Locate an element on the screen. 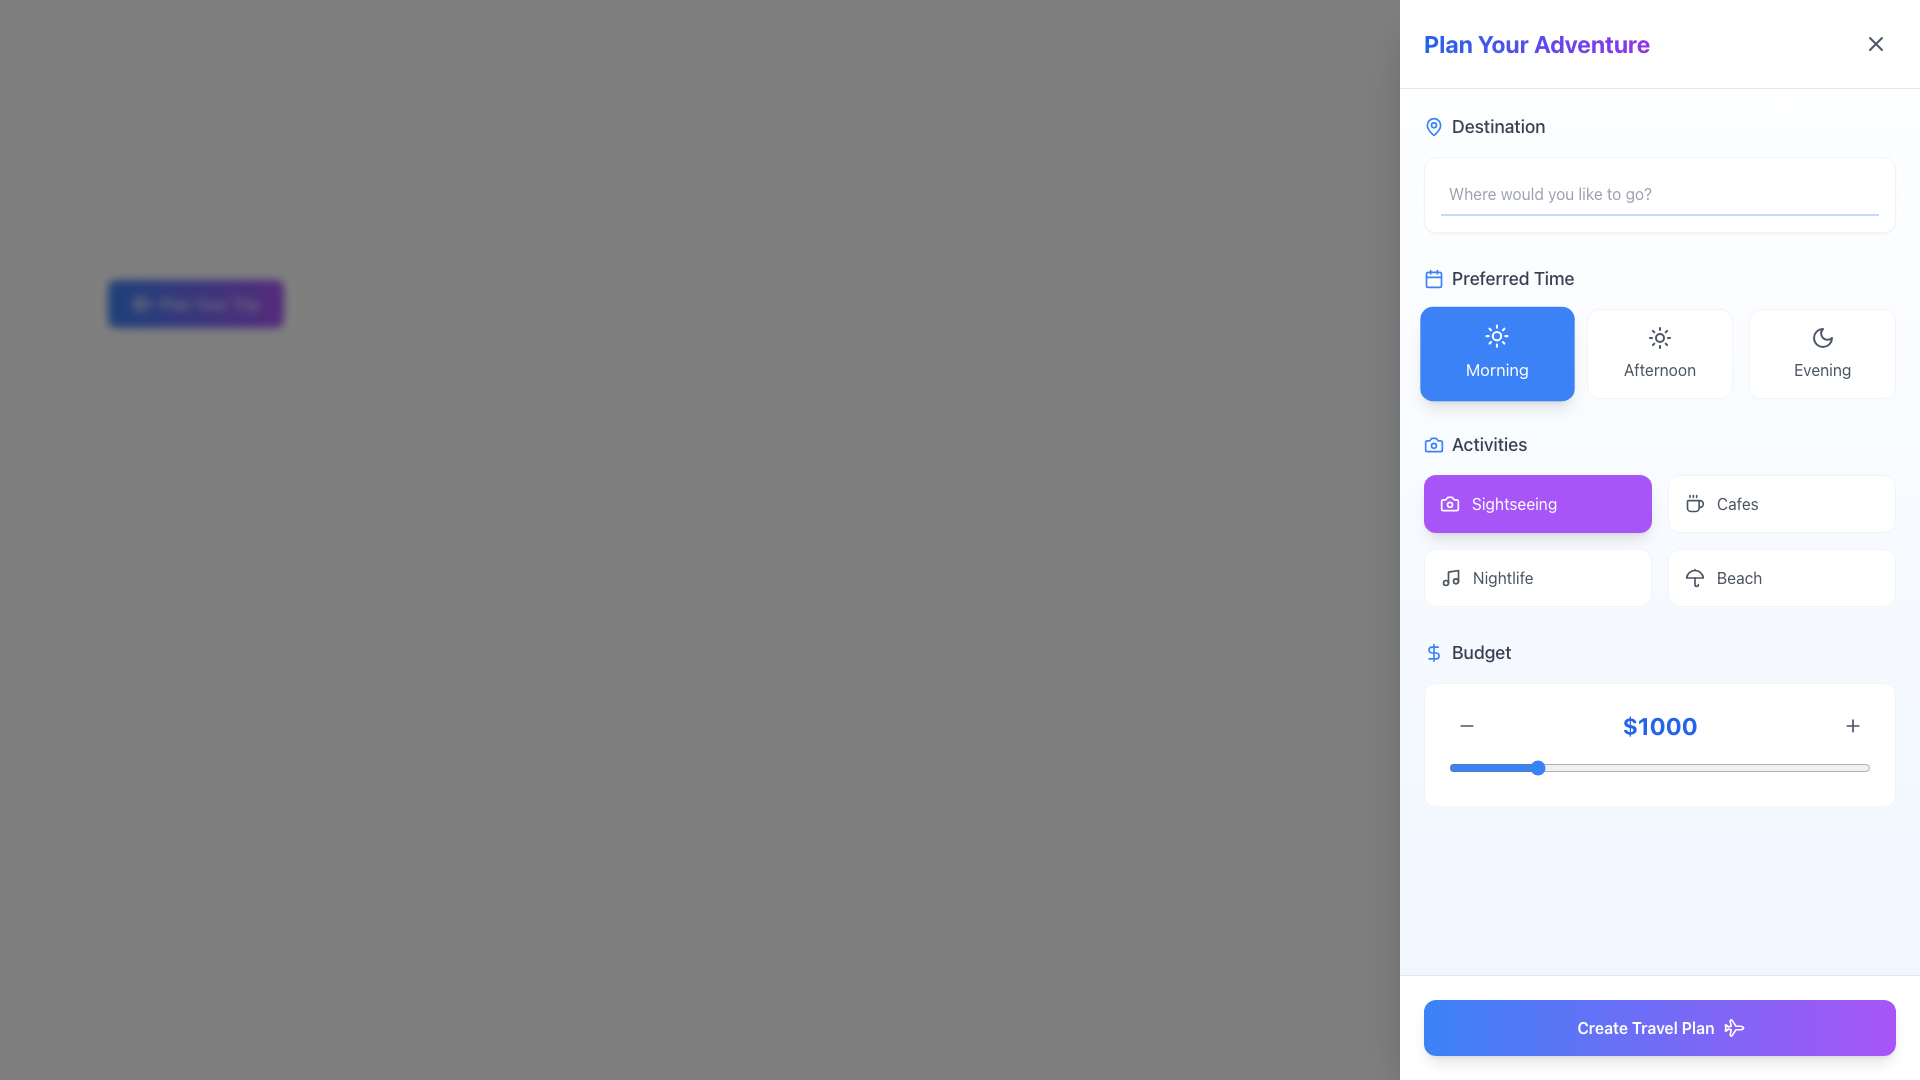  the budget value is located at coordinates (1554, 766).